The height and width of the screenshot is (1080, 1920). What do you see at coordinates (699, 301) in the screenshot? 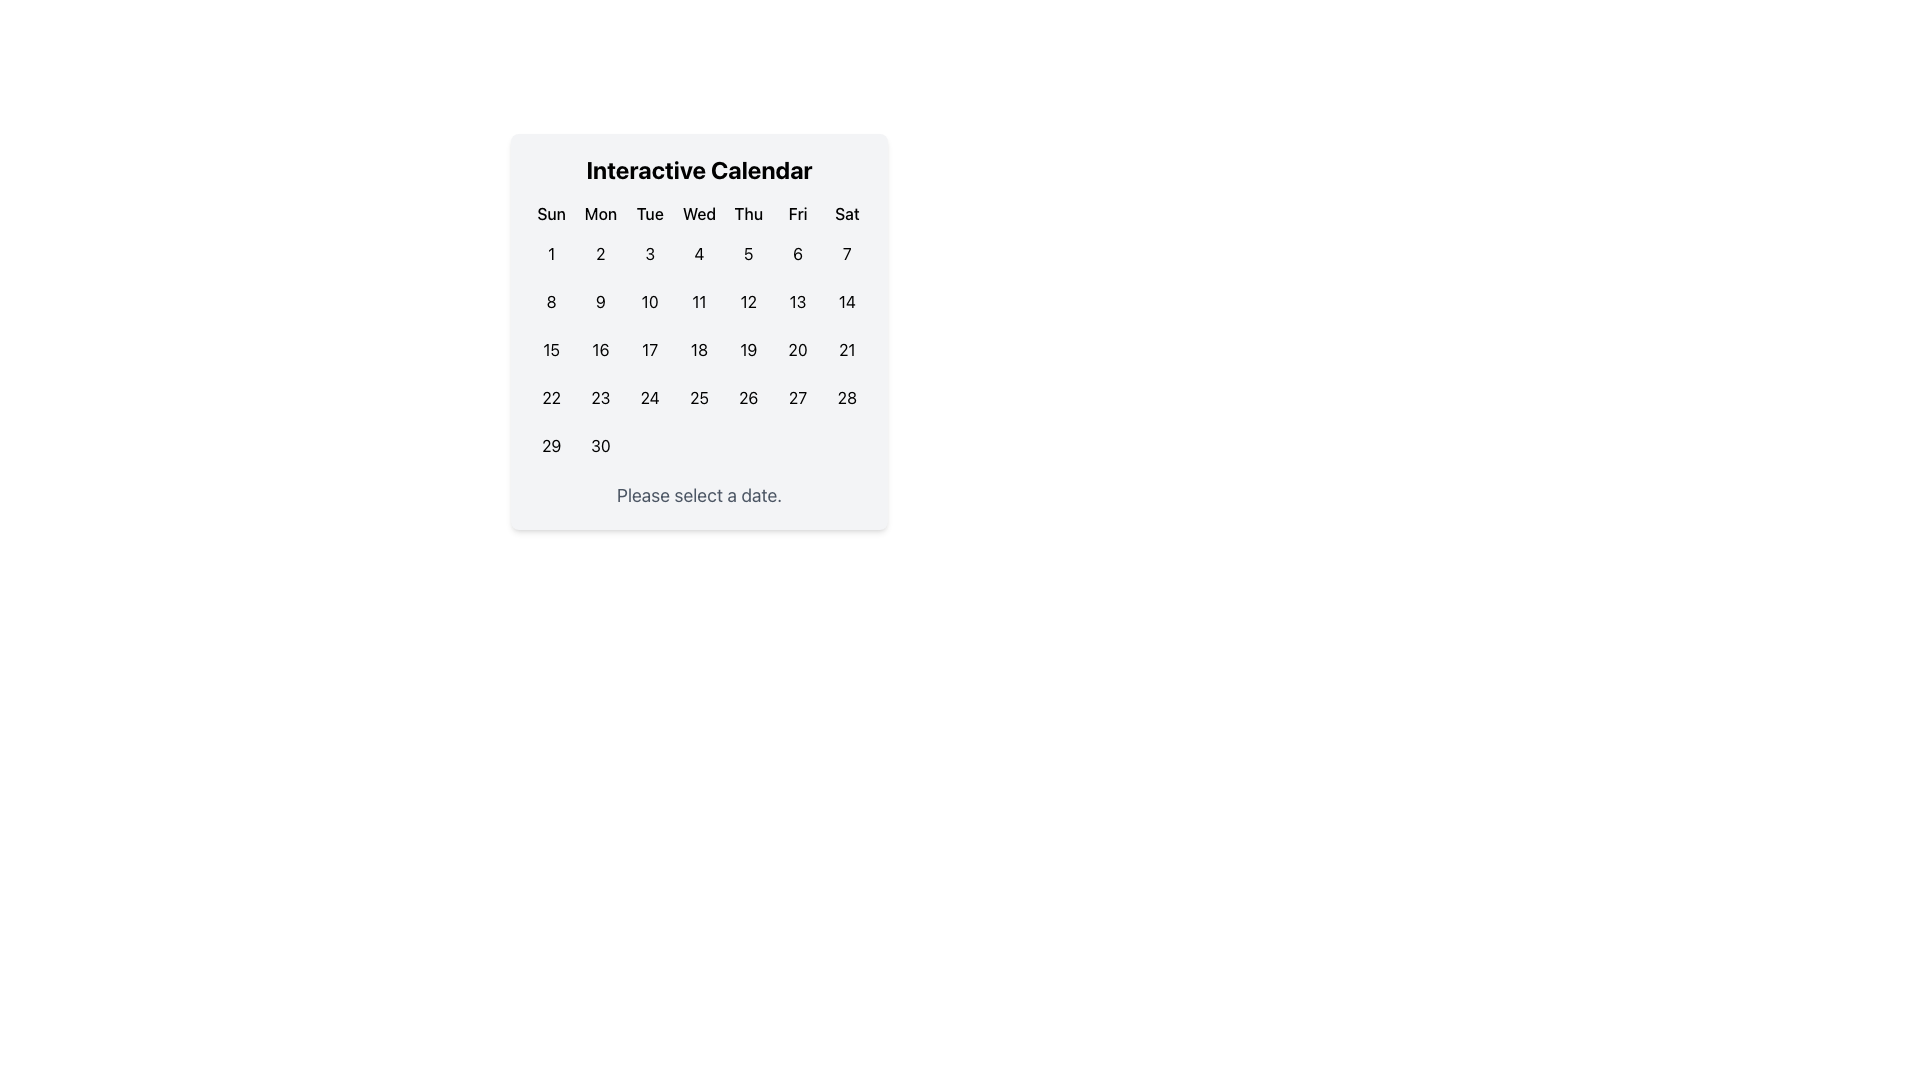
I see `the button-like text element labeled '11' located in the fourth column and third row of the calendar grid, which represents Wednesday` at bounding box center [699, 301].